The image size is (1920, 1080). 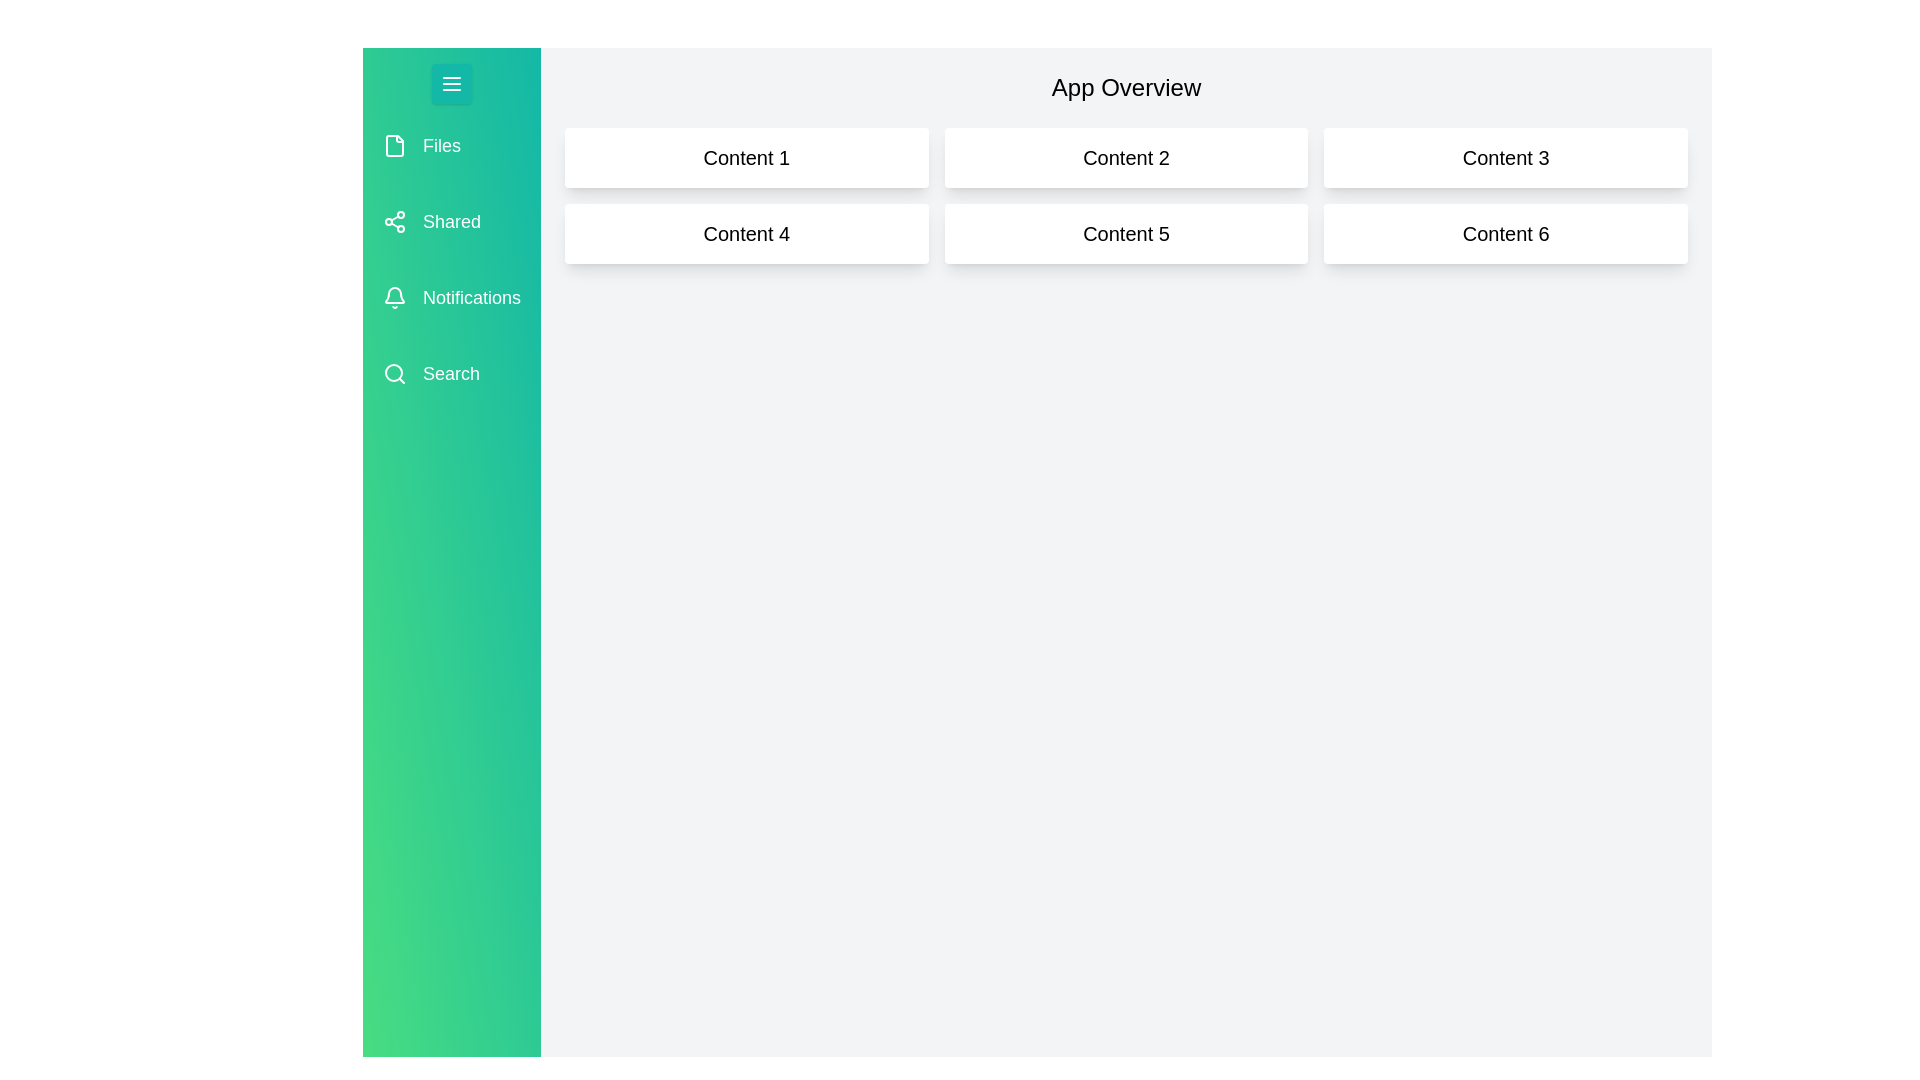 I want to click on the navigation item Shared from the drawer, so click(x=450, y=222).